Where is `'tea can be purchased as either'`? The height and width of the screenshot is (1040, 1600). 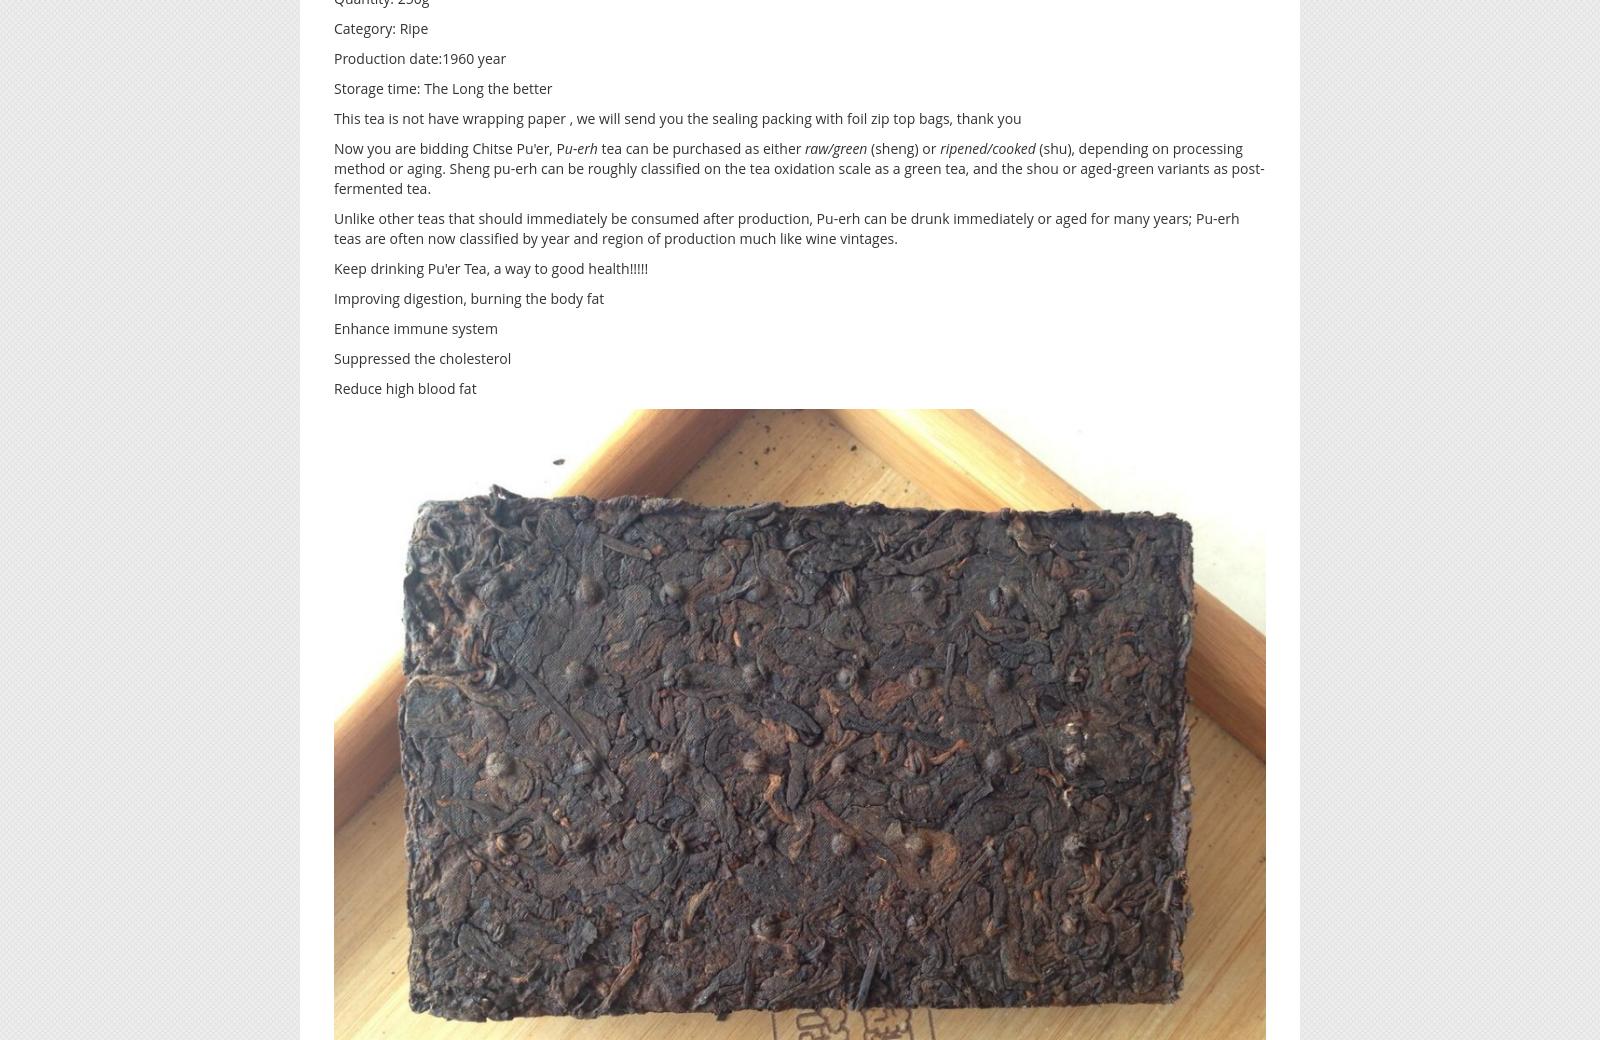 'tea can be purchased as either' is located at coordinates (700, 147).